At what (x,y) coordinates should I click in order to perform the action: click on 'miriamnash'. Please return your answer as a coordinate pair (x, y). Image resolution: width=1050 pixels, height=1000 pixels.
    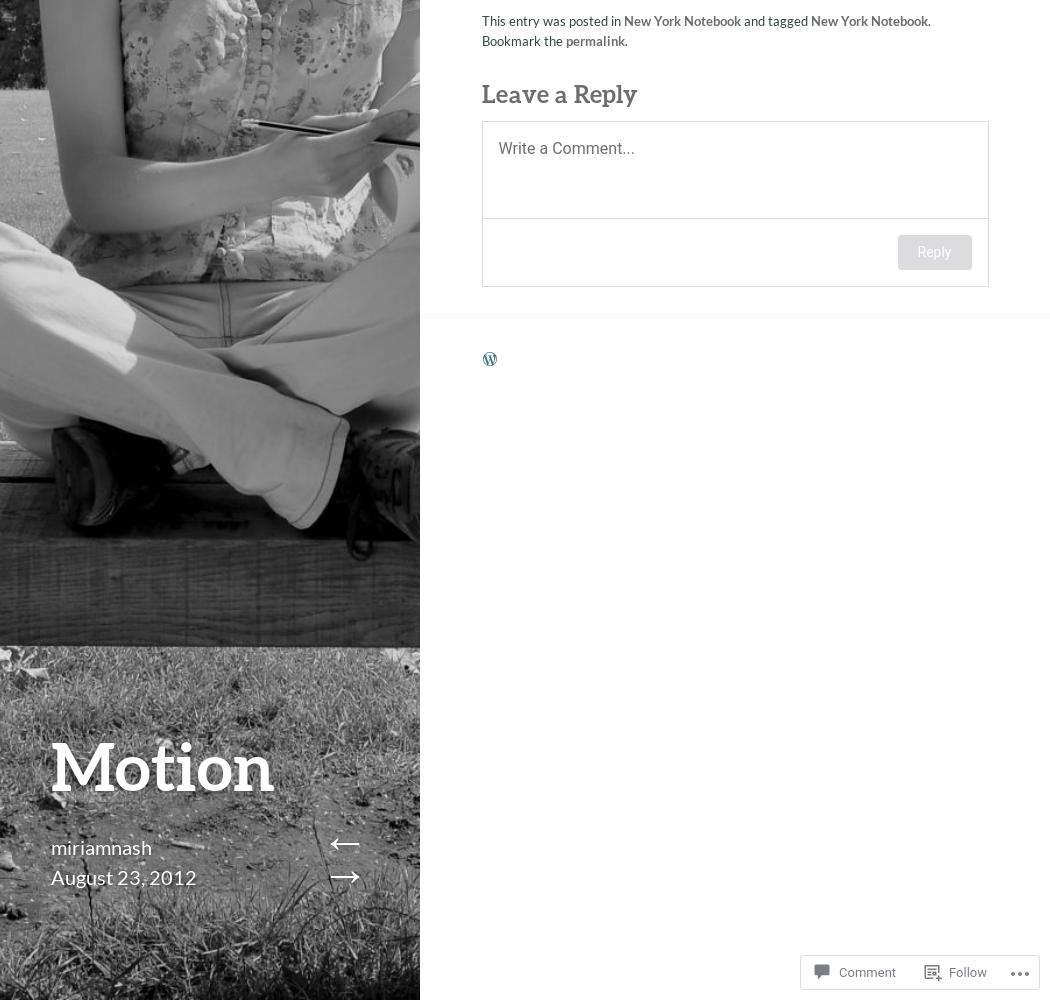
    Looking at the image, I should click on (50, 846).